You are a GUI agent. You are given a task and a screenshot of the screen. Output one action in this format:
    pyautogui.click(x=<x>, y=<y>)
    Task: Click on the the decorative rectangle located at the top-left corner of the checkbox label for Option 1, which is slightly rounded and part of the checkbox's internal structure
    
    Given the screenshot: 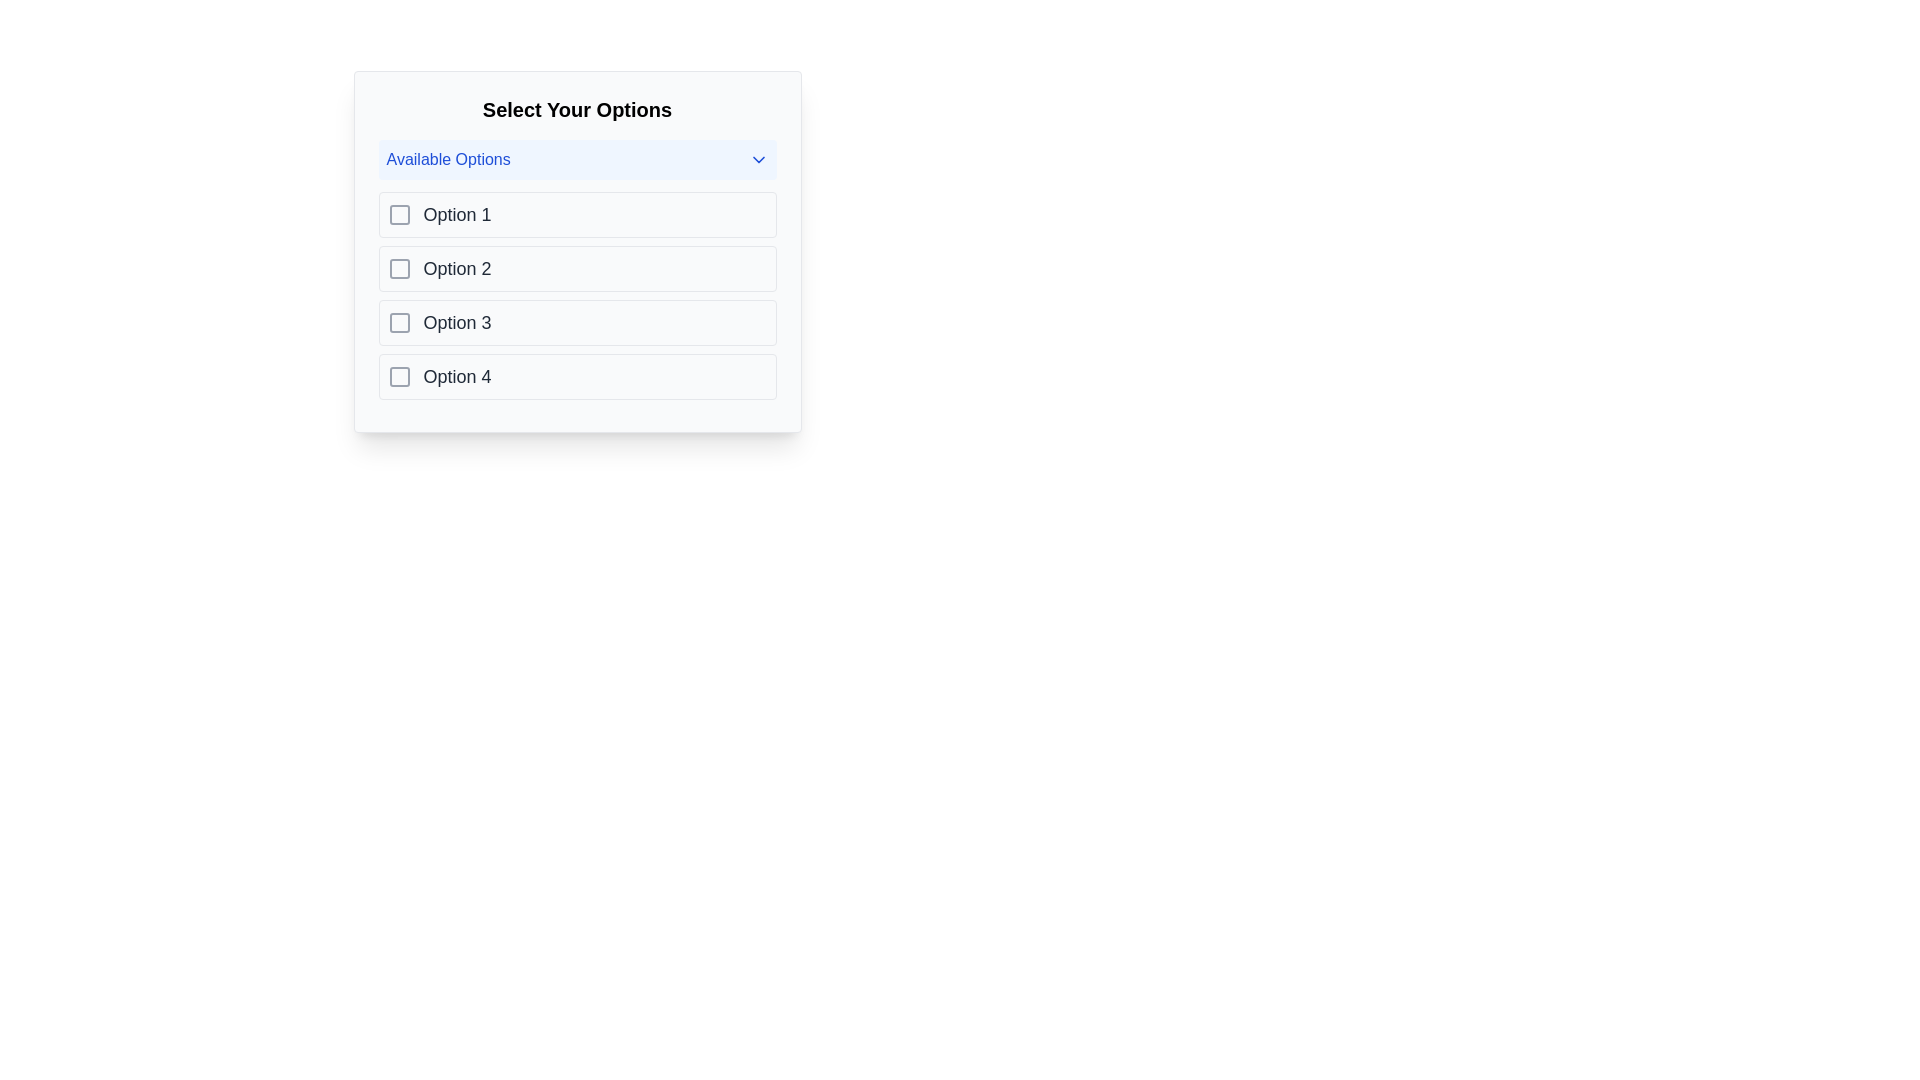 What is the action you would take?
    pyautogui.click(x=399, y=215)
    